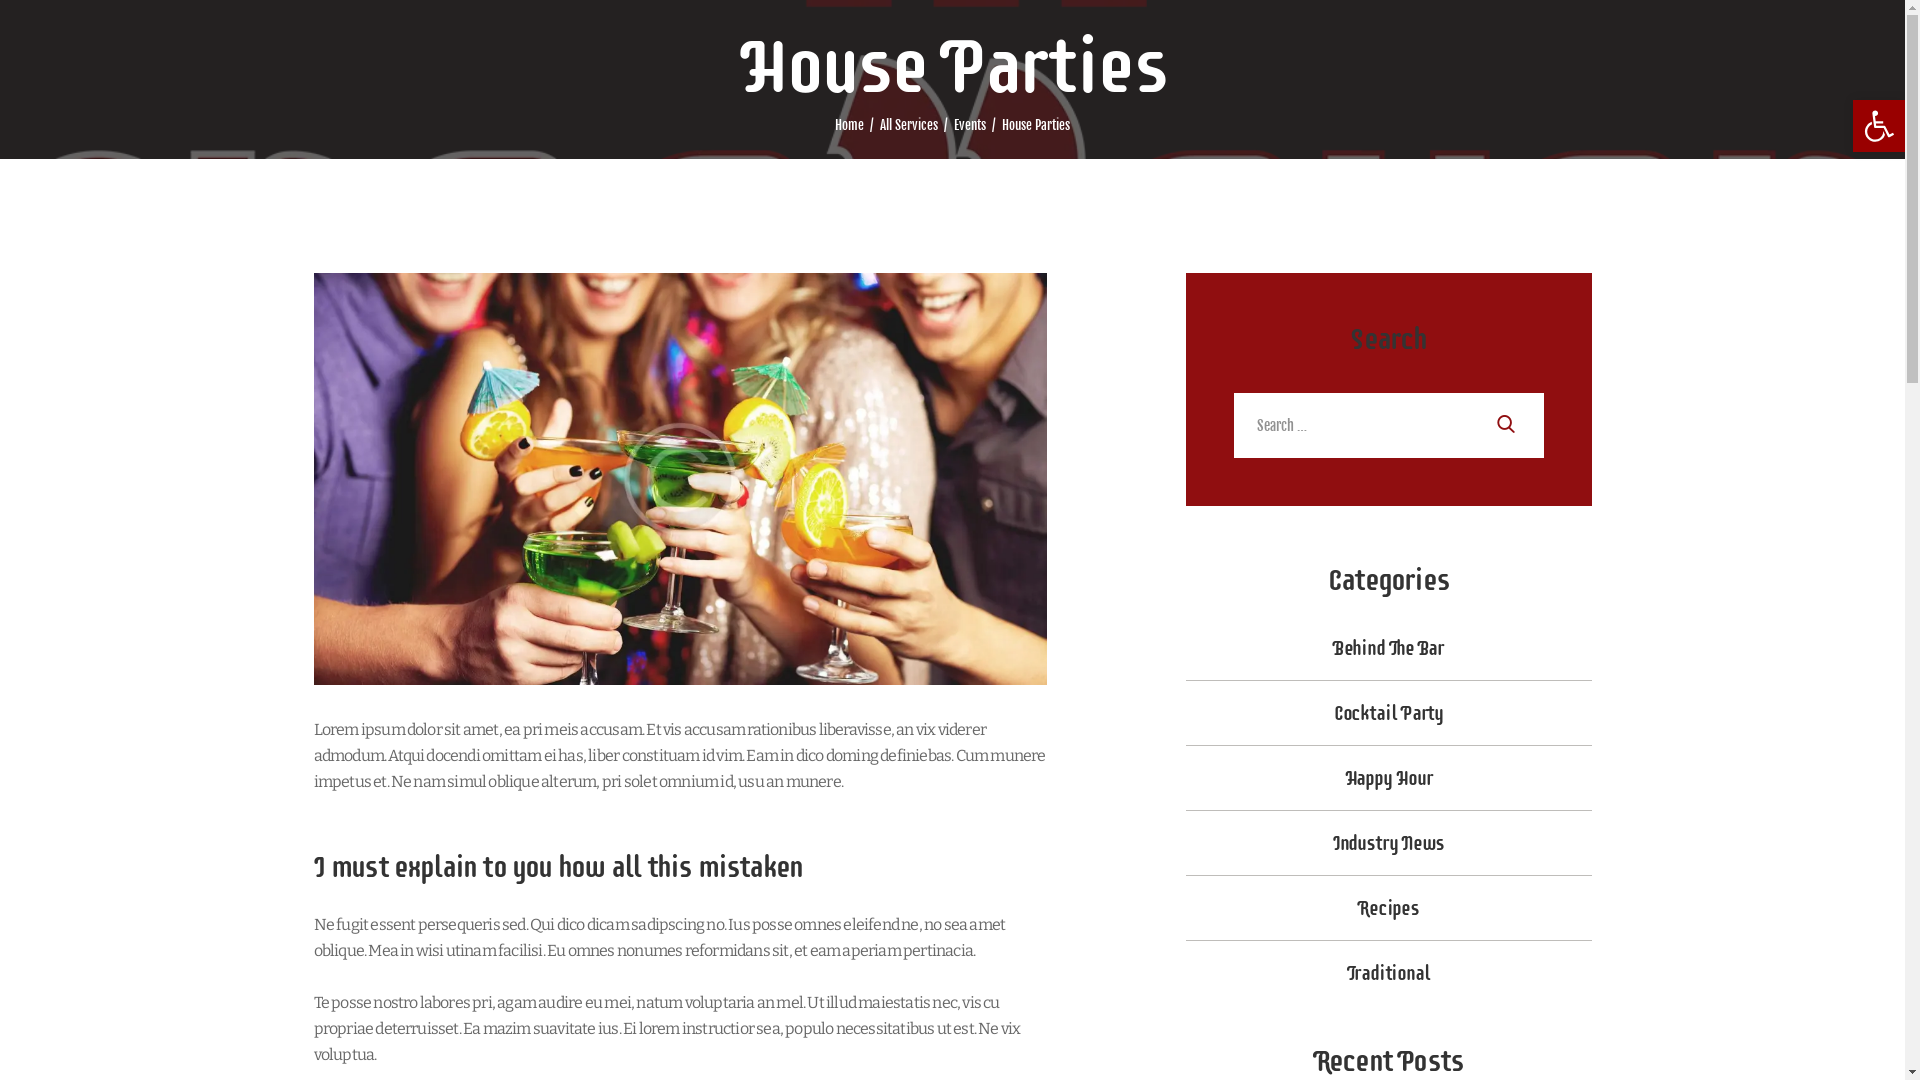  I want to click on 'Open toolbar, so click(1877, 126).